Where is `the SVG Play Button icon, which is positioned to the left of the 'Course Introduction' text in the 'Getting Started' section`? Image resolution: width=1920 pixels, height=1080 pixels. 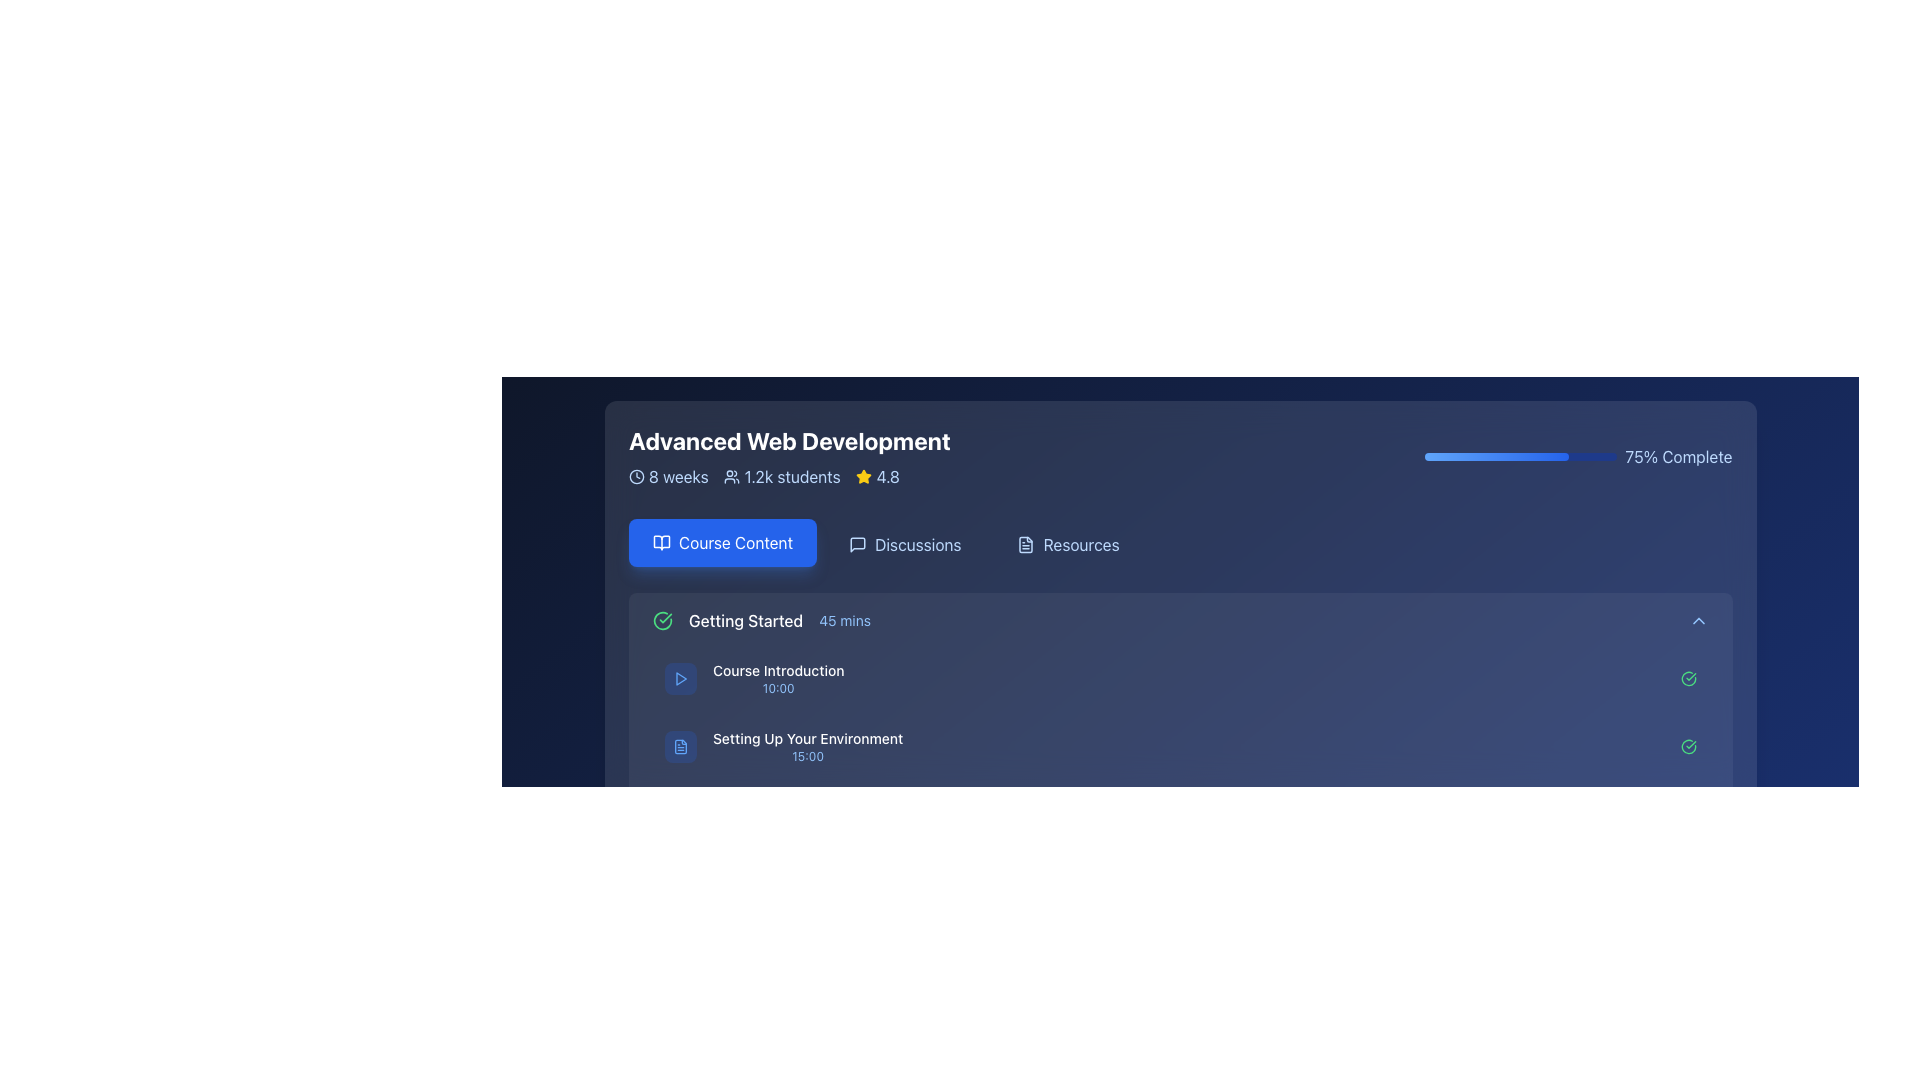
the SVG Play Button icon, which is positioned to the left of the 'Course Introduction' text in the 'Getting Started' section is located at coordinates (680, 677).